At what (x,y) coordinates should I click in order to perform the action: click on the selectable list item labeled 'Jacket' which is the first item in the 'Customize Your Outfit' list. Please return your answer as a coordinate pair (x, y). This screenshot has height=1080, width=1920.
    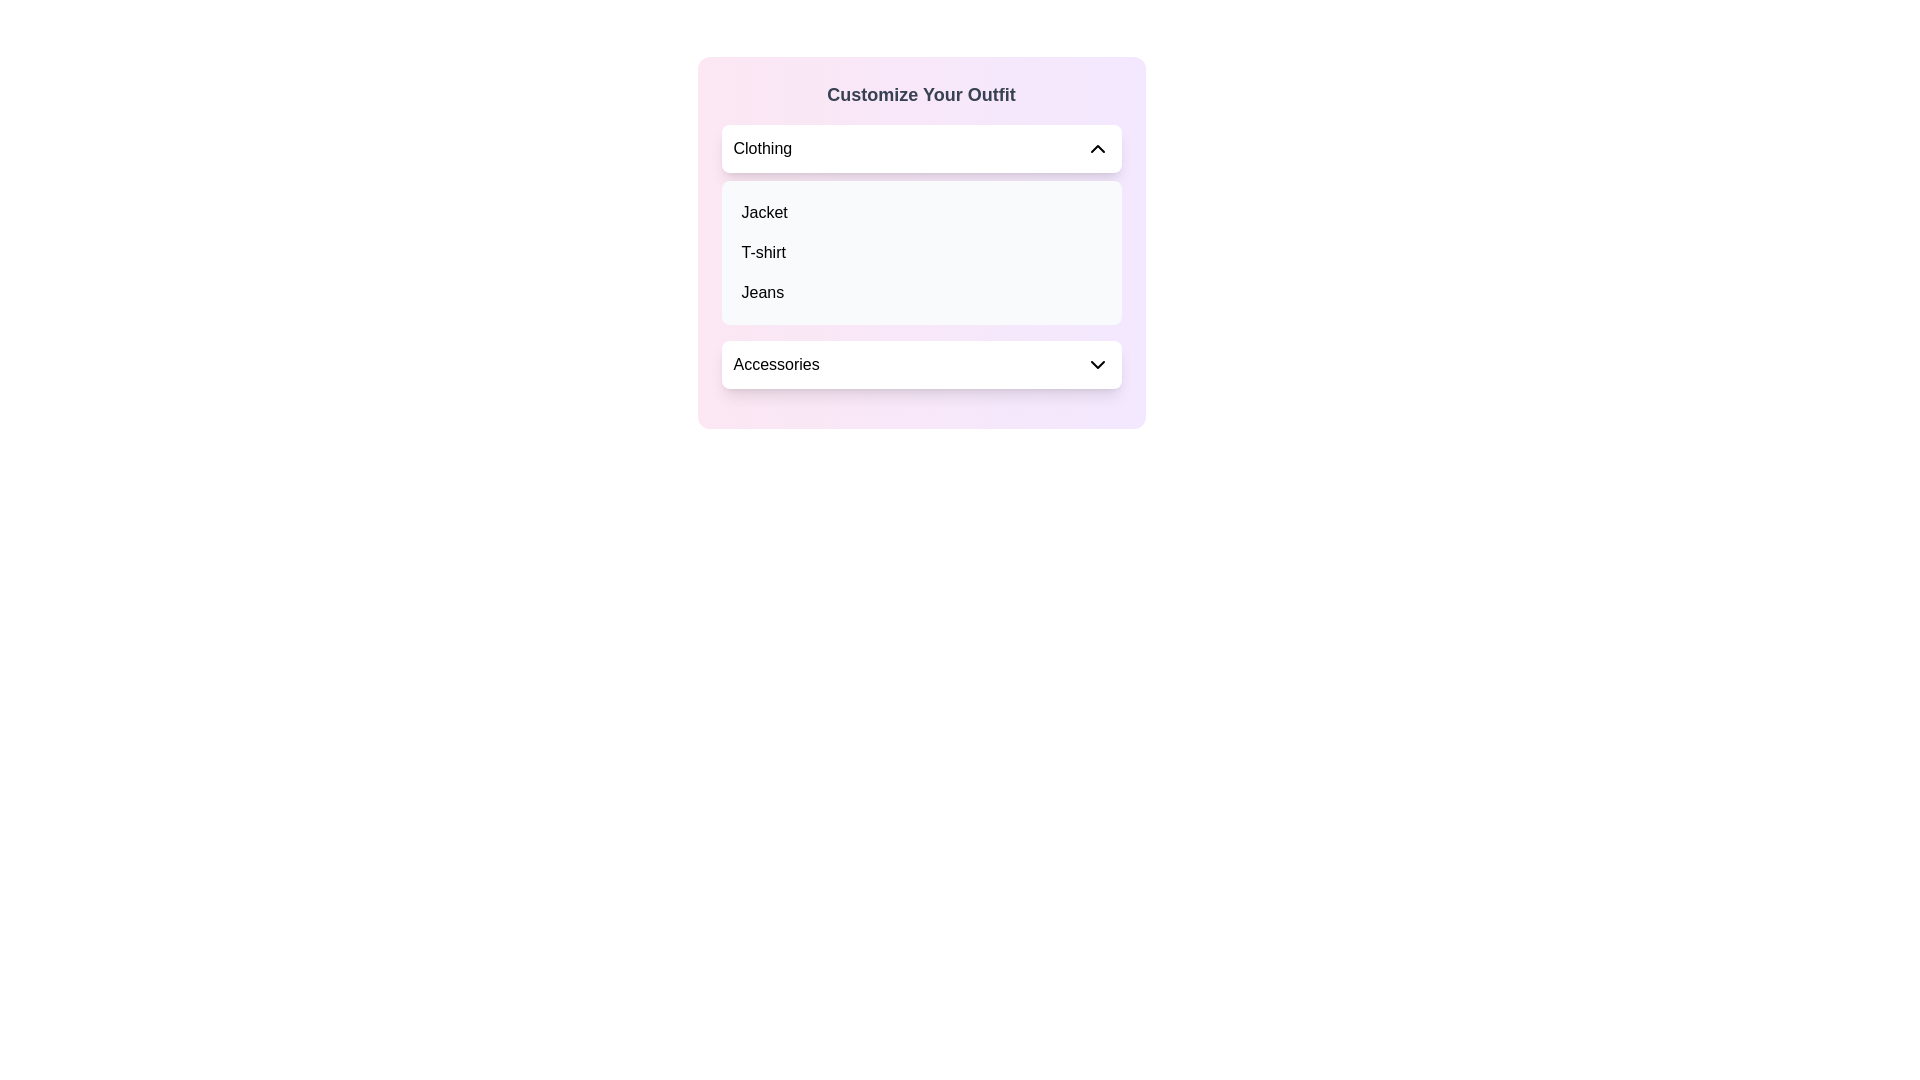
    Looking at the image, I should click on (920, 212).